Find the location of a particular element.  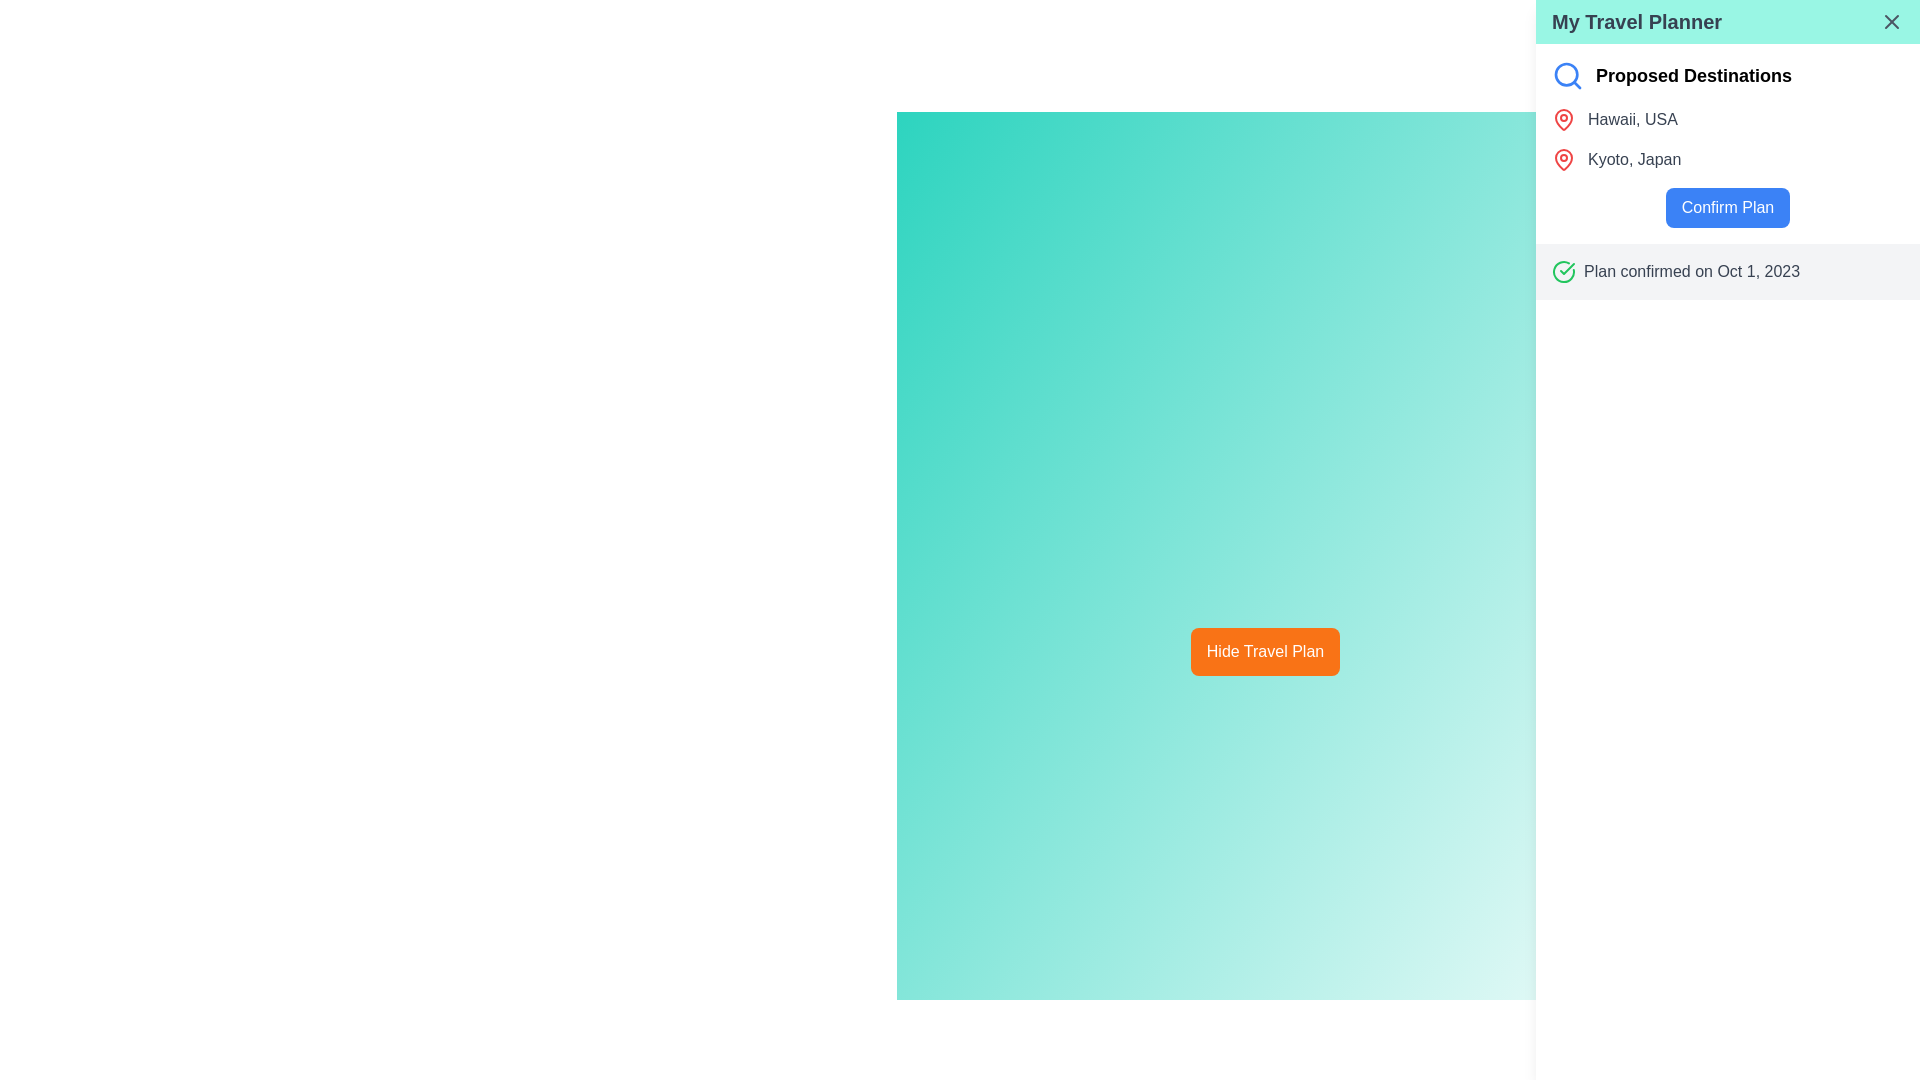

the Map Pin icon located to the left of the text label 'Hawaii, USA' in the 'Proposed Destinations' section of the sidebar, if it is made interactive in the future is located at coordinates (1563, 119).